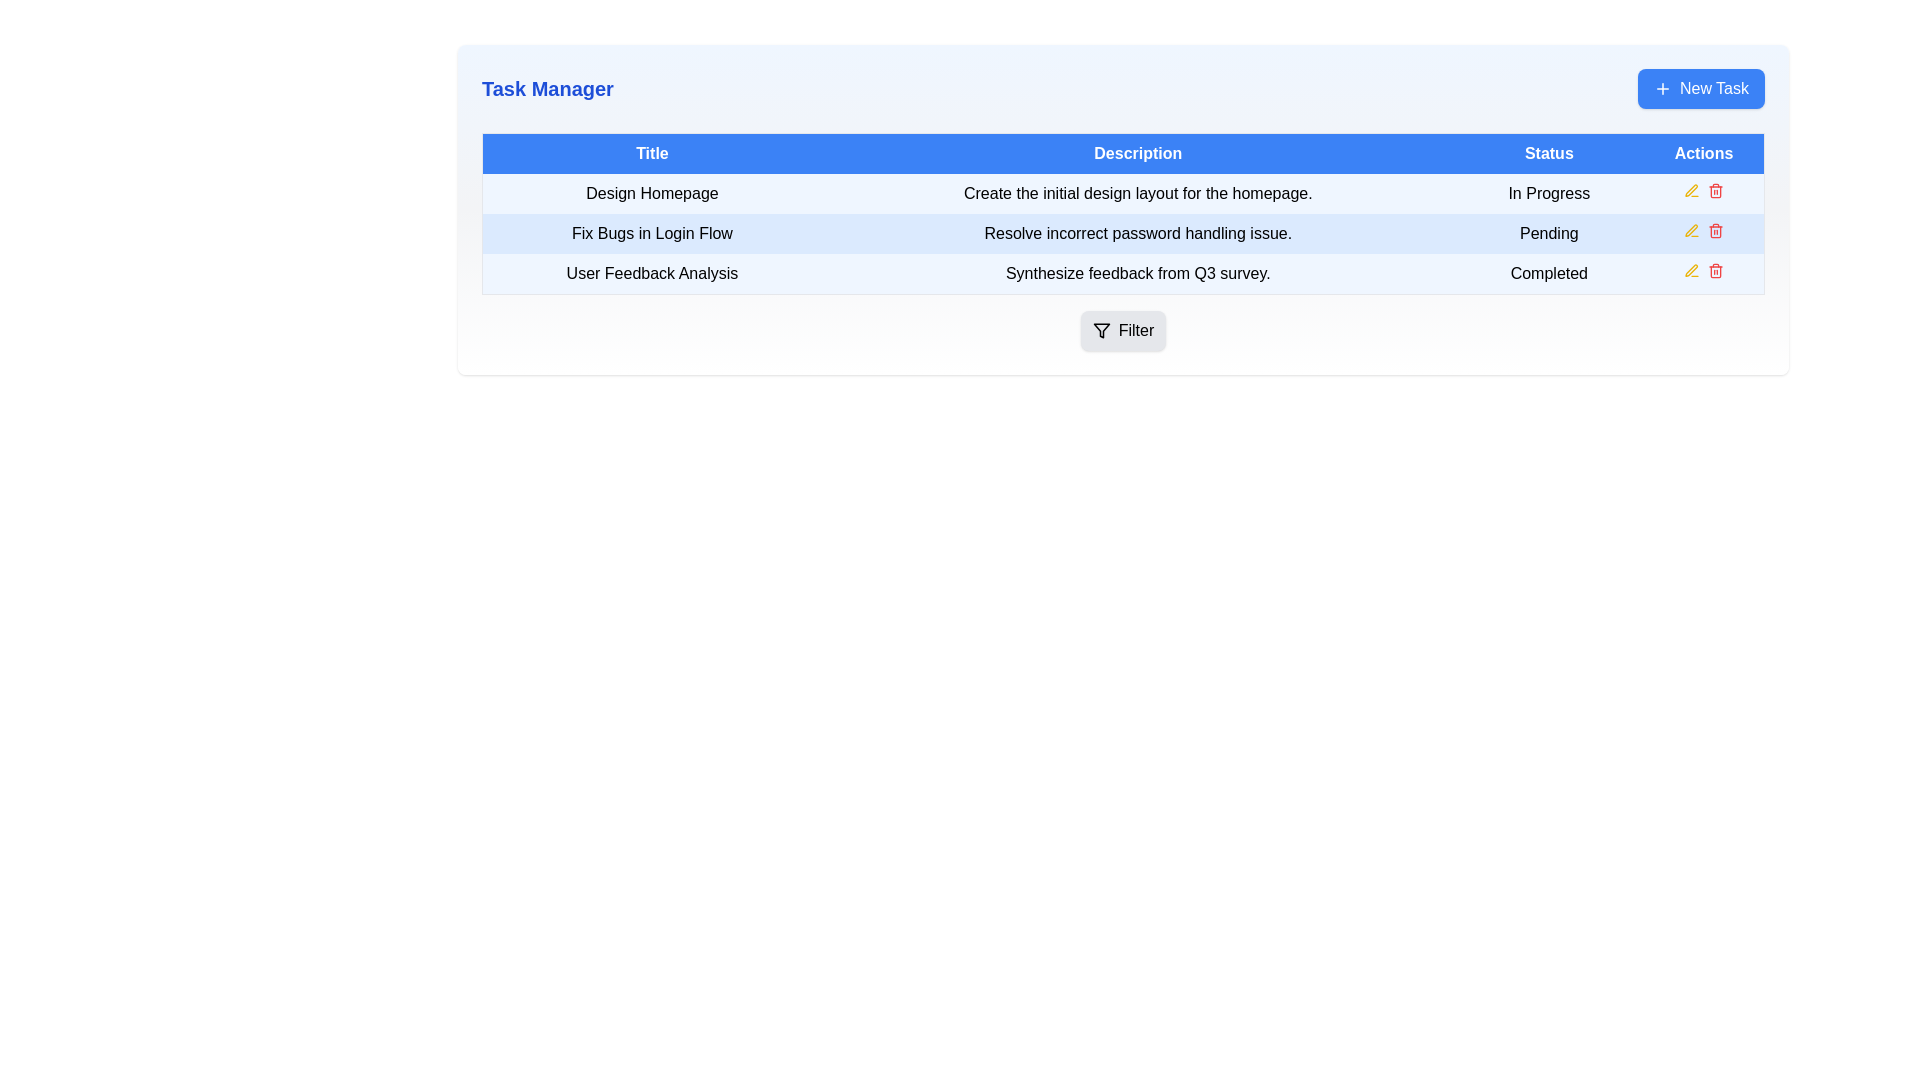  Describe the element at coordinates (652, 193) in the screenshot. I see `the text label 'Design Homepage' located in the 'Title' column of the table under the 'Task Manager' heading` at that location.